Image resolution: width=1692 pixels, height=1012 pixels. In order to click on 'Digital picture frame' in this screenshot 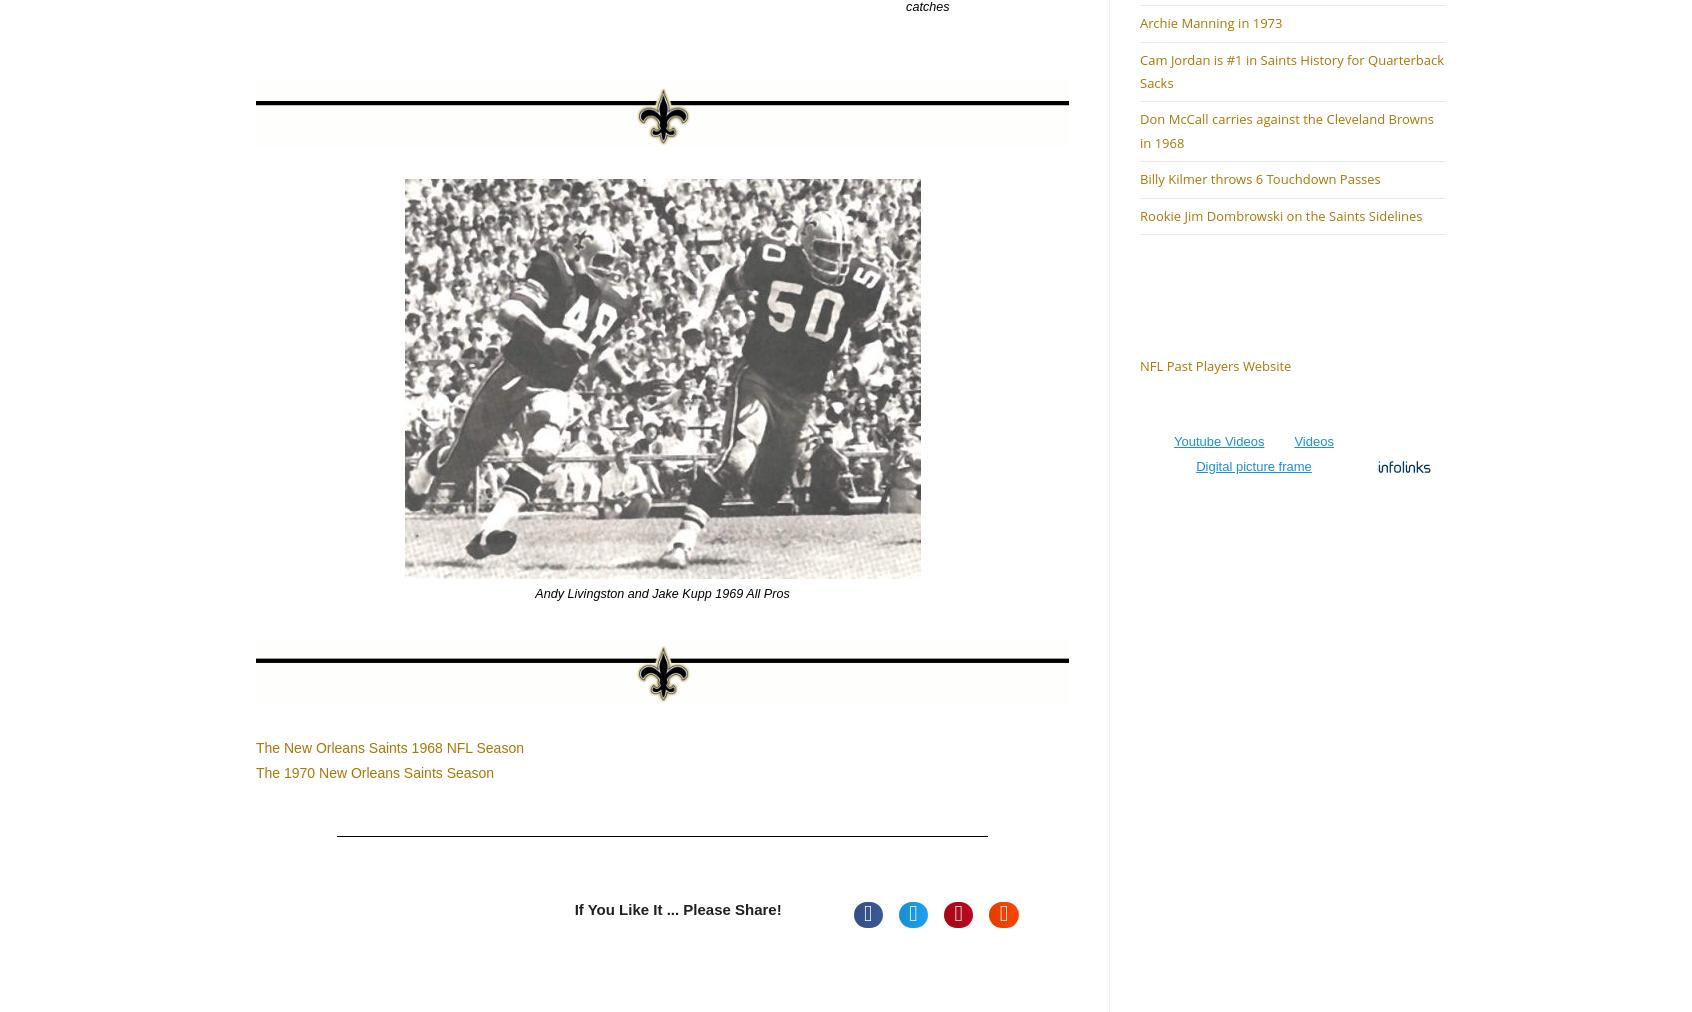, I will do `click(1253, 466)`.